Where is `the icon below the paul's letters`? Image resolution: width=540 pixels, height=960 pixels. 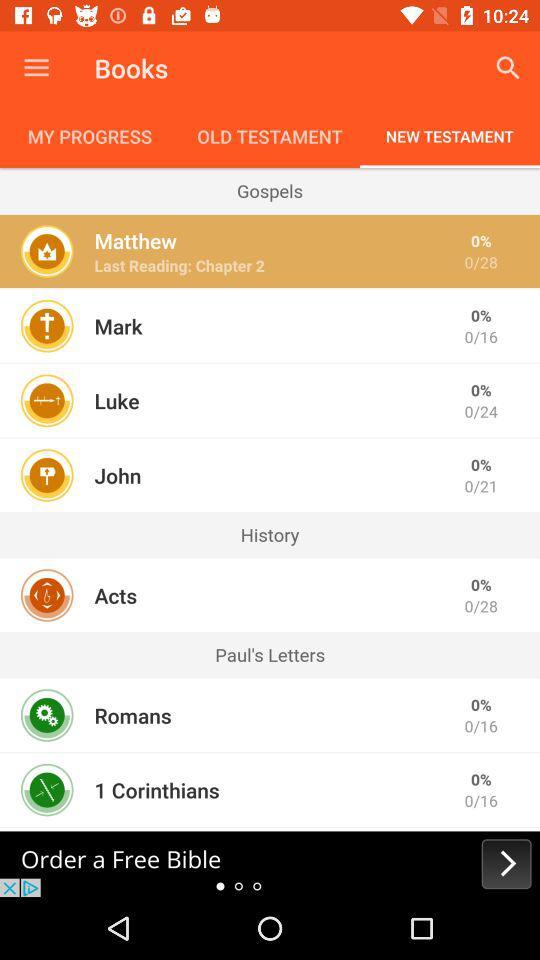 the icon below the paul's letters is located at coordinates (270, 678).